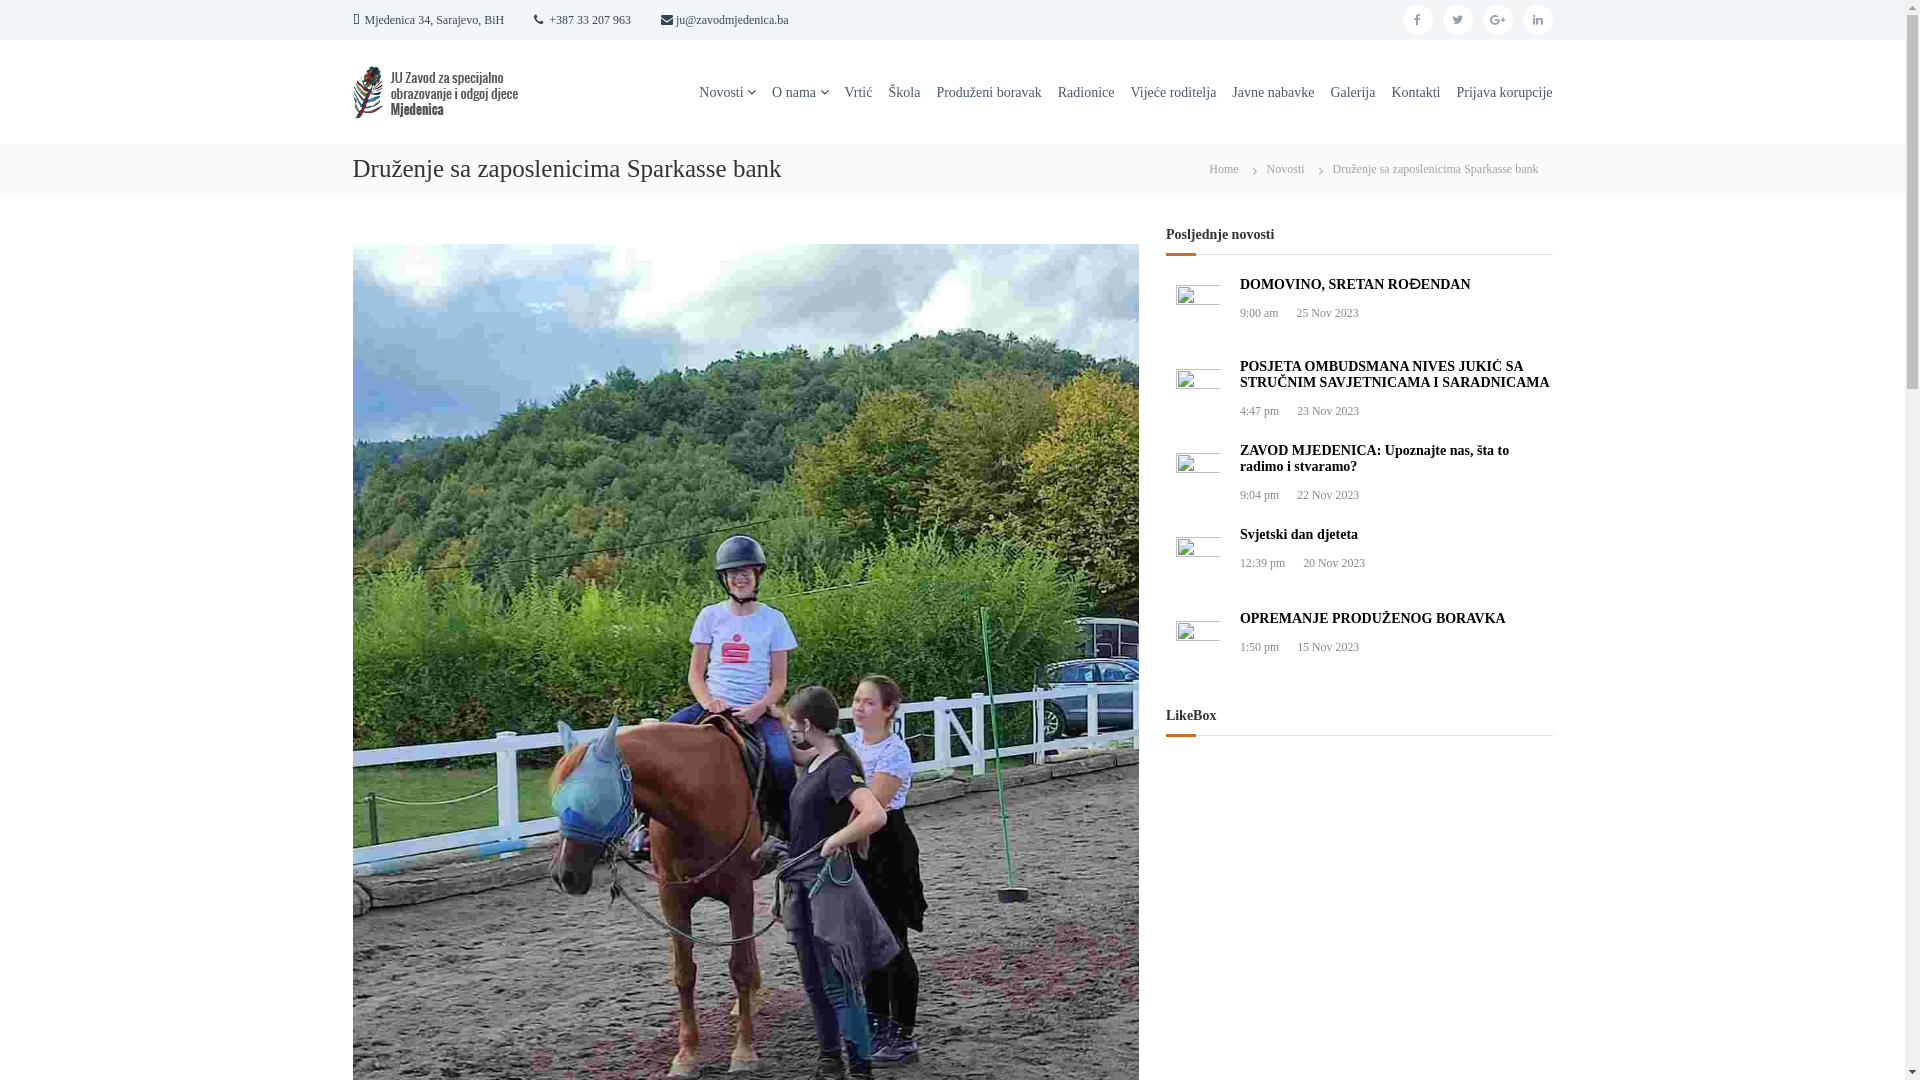  Describe the element at coordinates (1535, 19) in the screenshot. I see `'linkedin'` at that location.